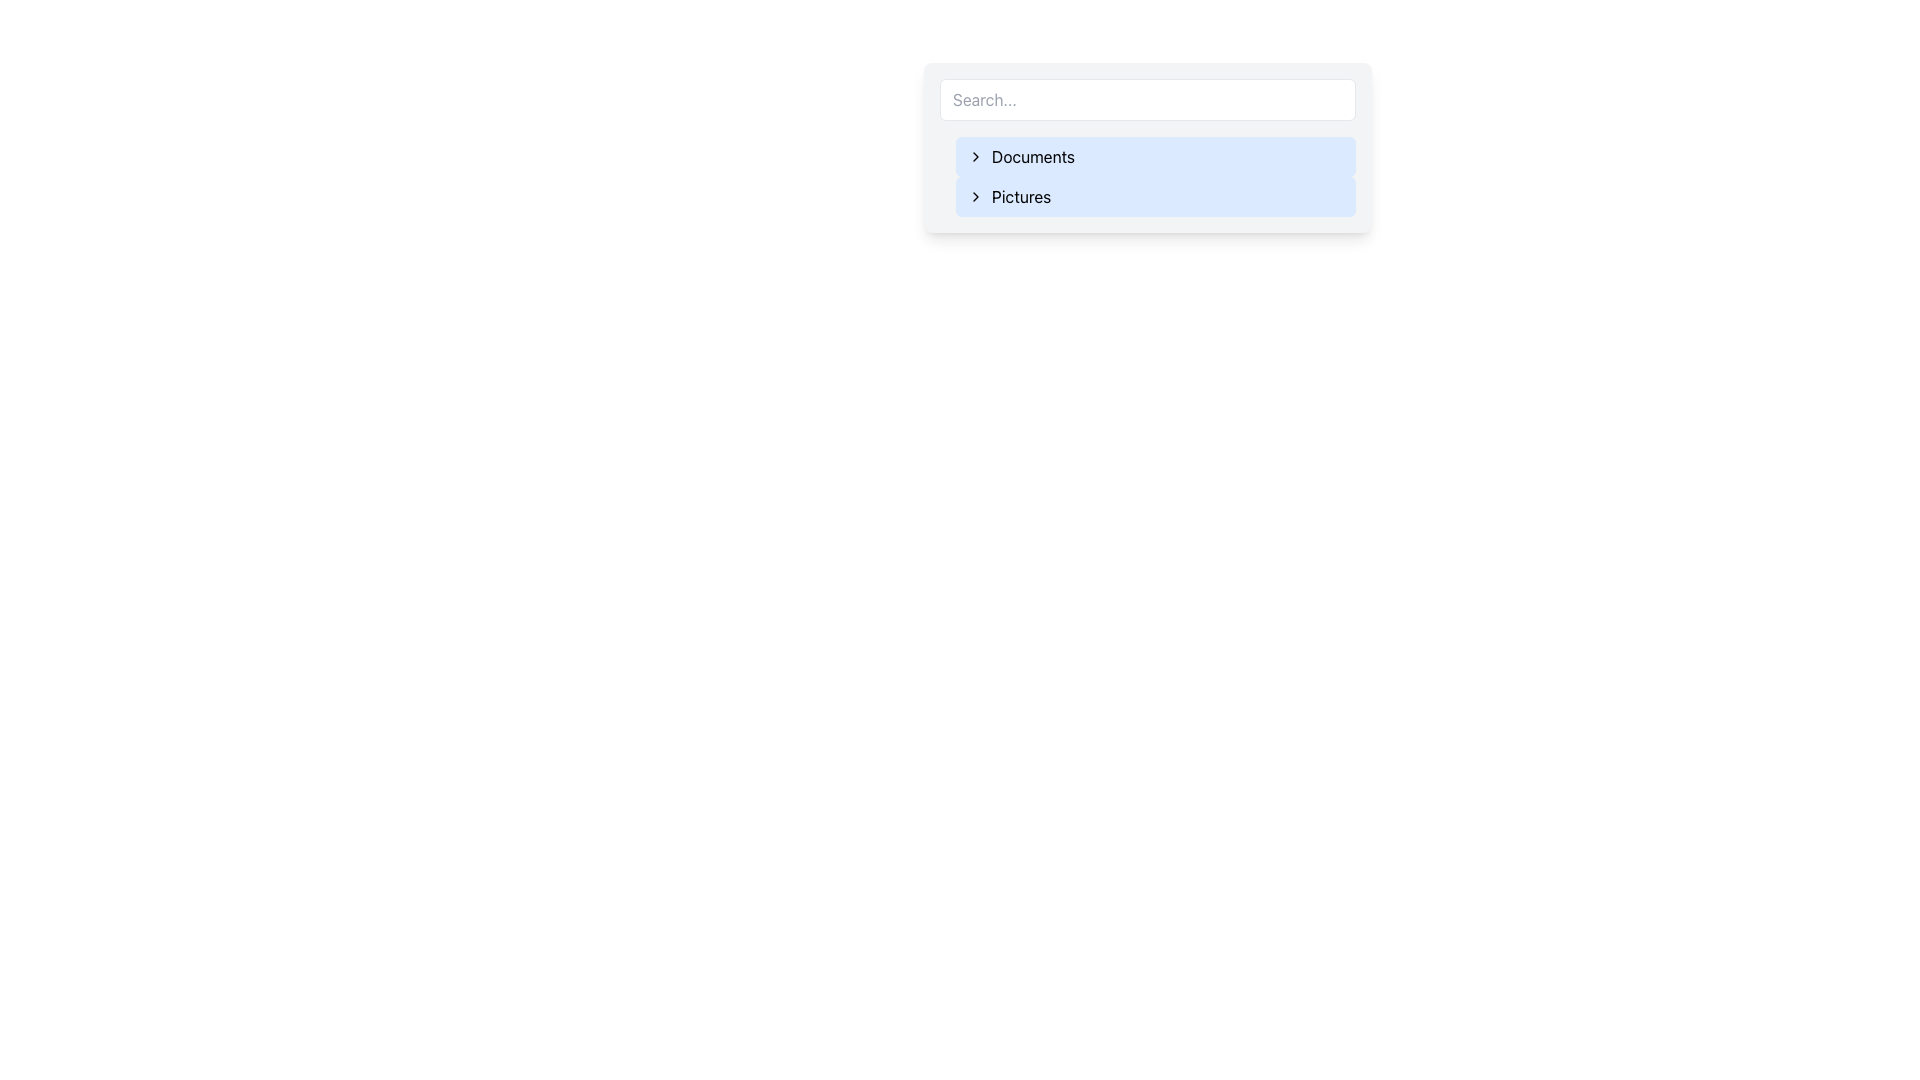 Image resolution: width=1920 pixels, height=1080 pixels. I want to click on the small right-chevron icon next to the navigation label 'Documents', which is part of a clickable button styled with a blue background, so click(975, 156).